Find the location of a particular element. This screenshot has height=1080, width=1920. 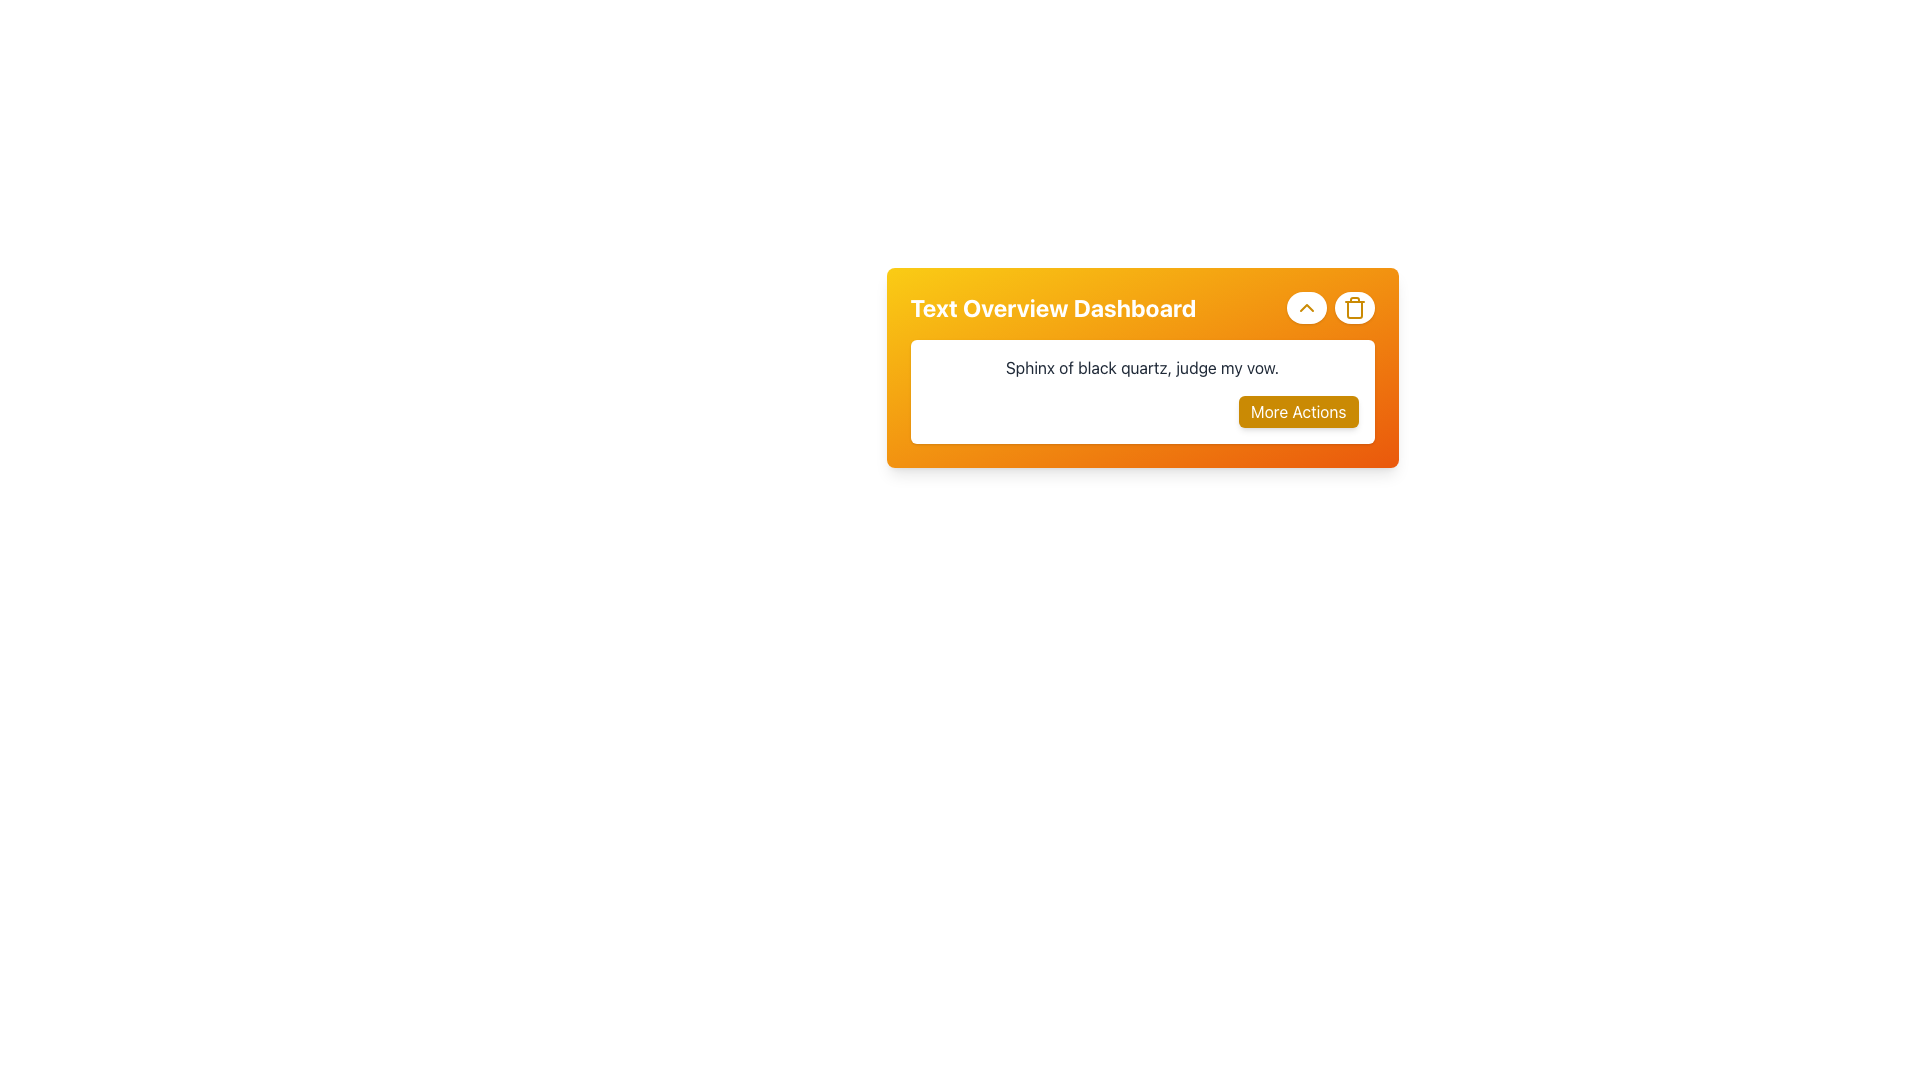

the delete button located at the top-right corner of the card is located at coordinates (1354, 308).